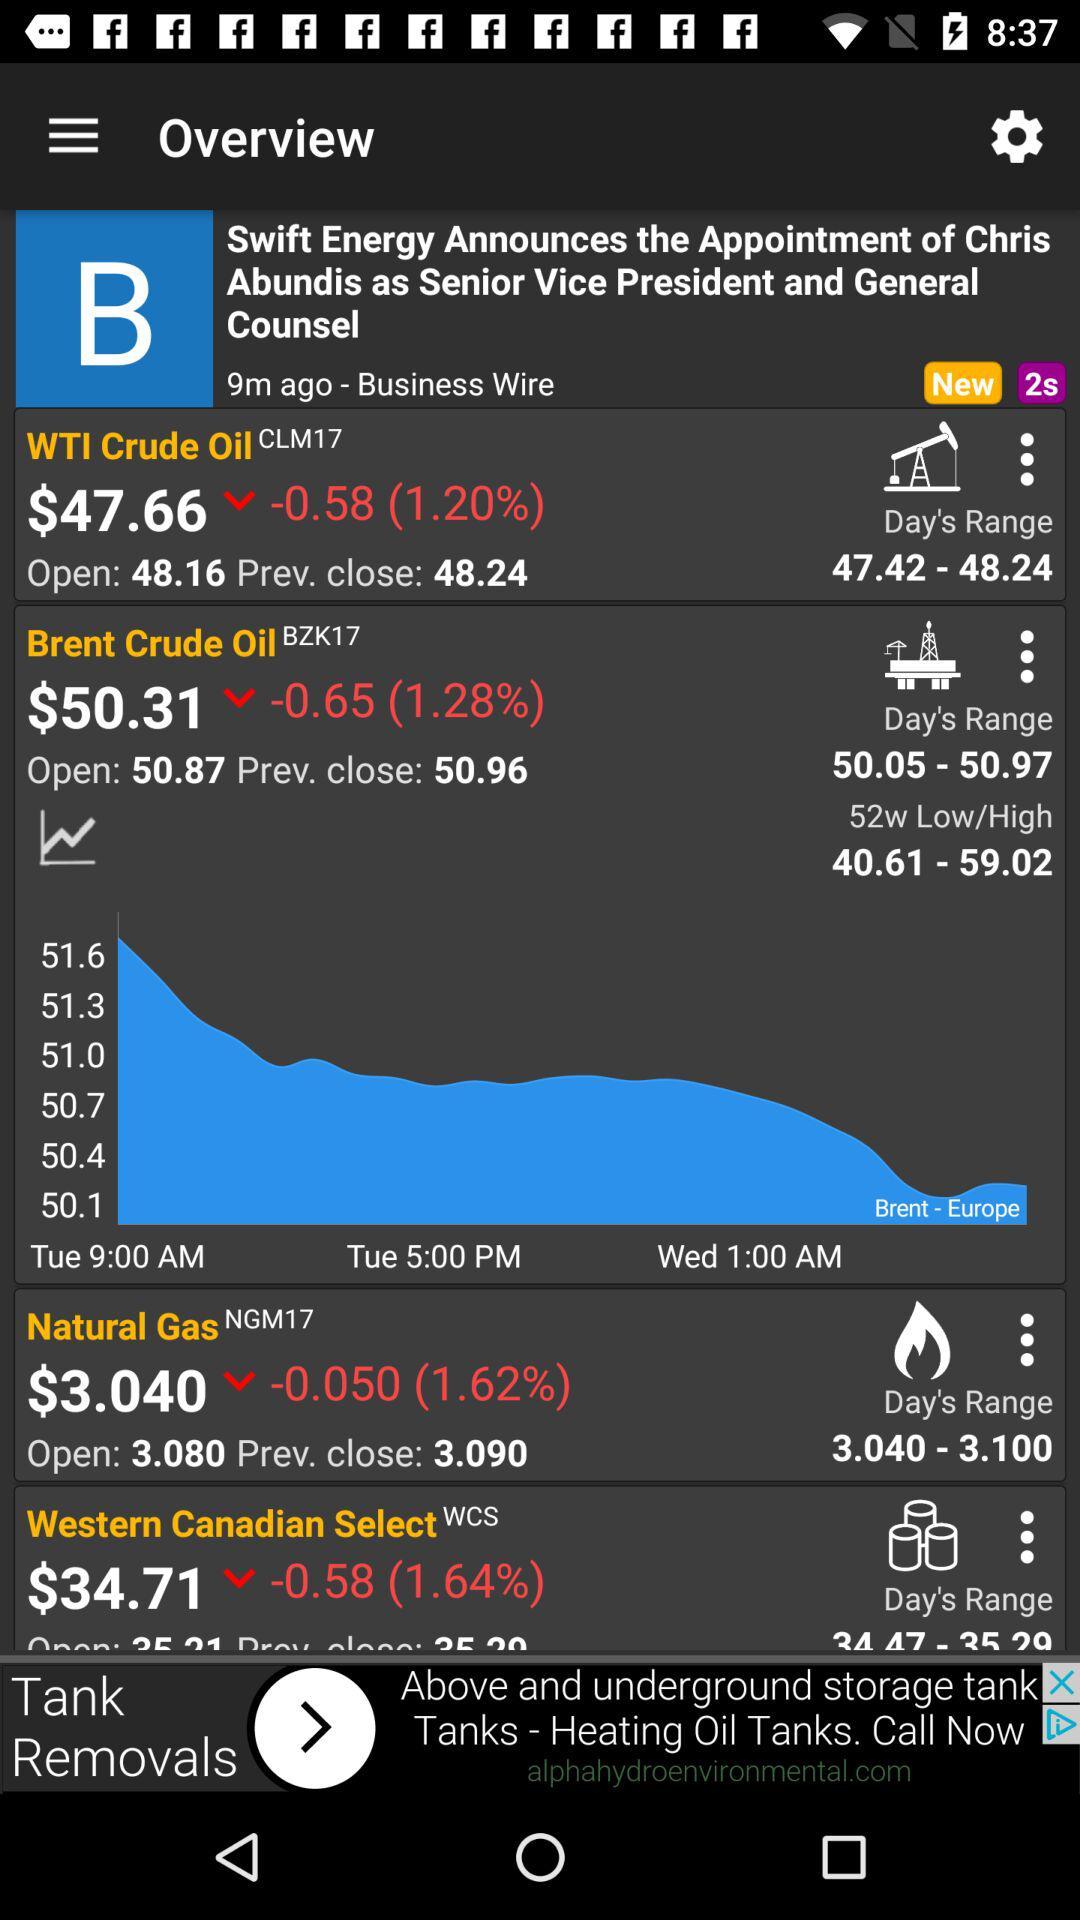  What do you see at coordinates (1027, 656) in the screenshot?
I see `more options` at bounding box center [1027, 656].